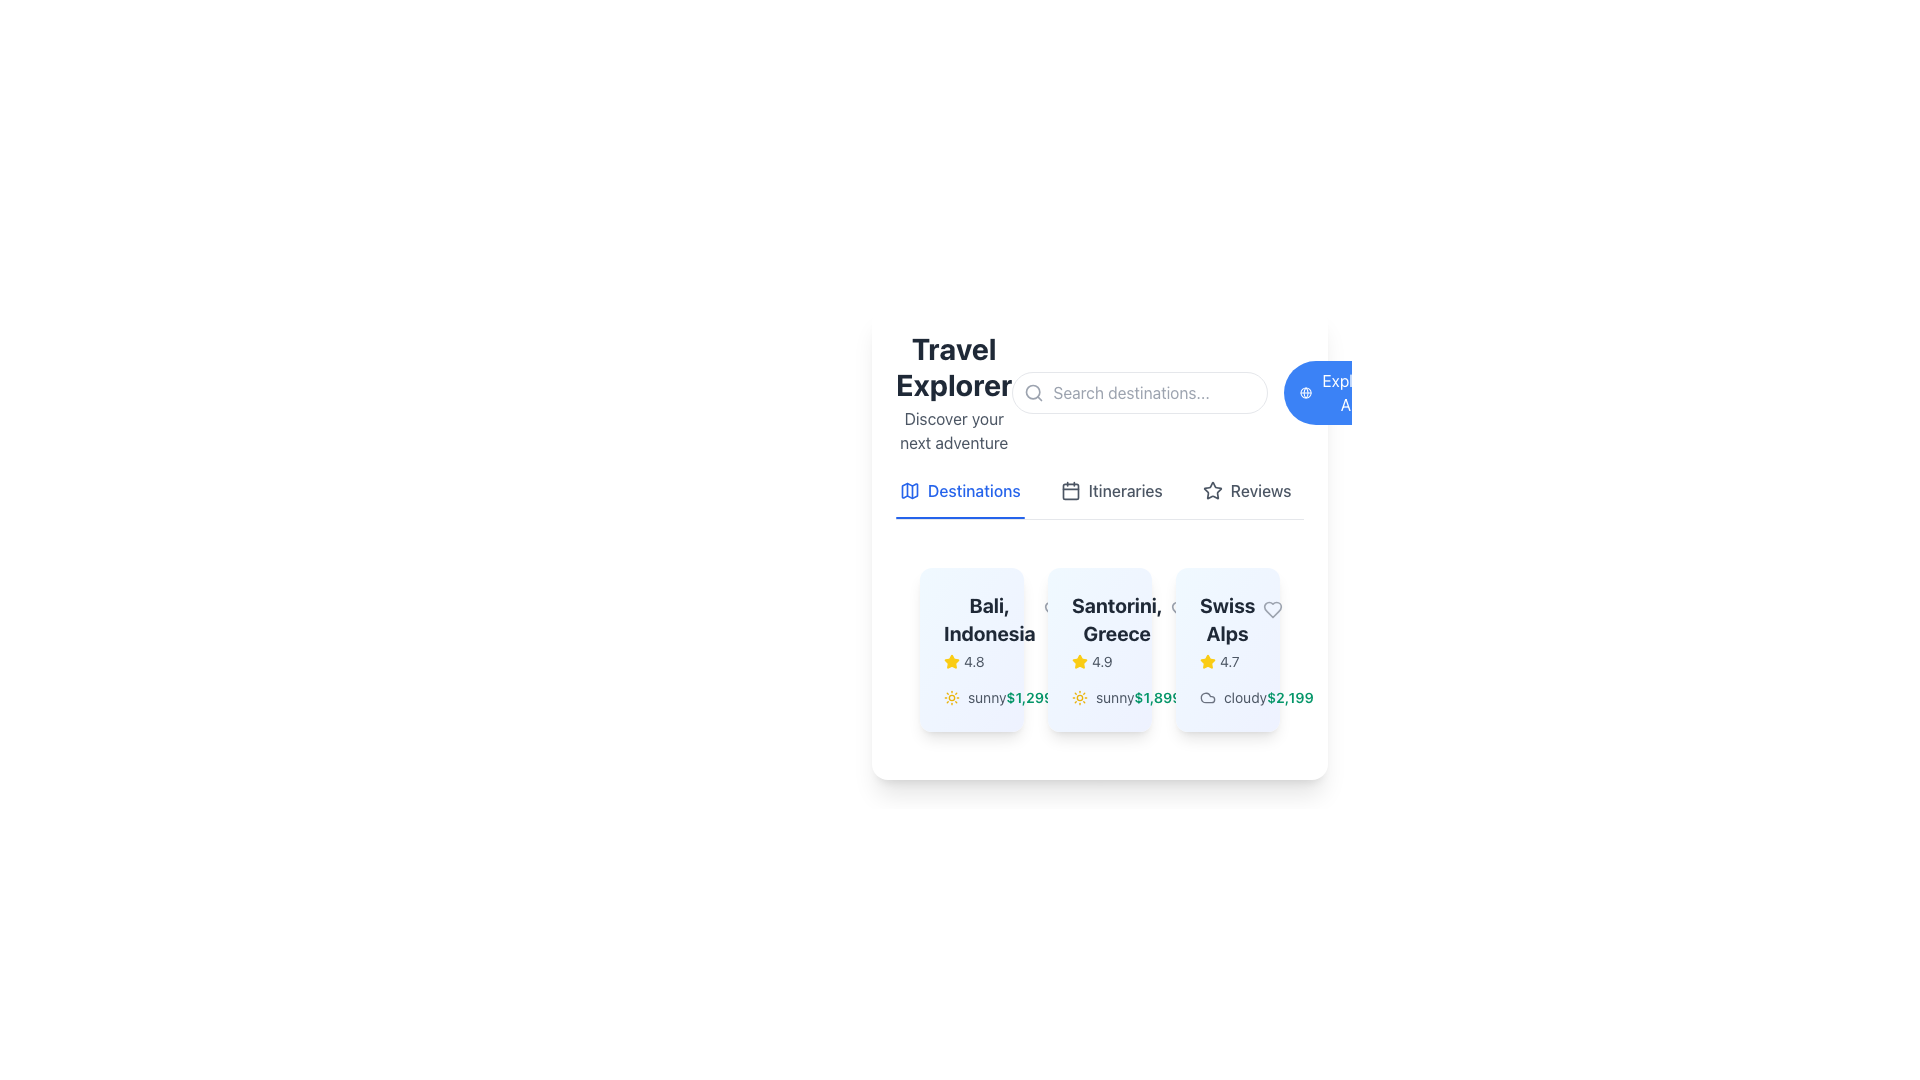 This screenshot has width=1920, height=1080. Describe the element at coordinates (1102, 697) in the screenshot. I see `the text label displaying the weather condition 'sunny' for Santorini, Greece, located to the left of the price text '$1,899'` at that location.